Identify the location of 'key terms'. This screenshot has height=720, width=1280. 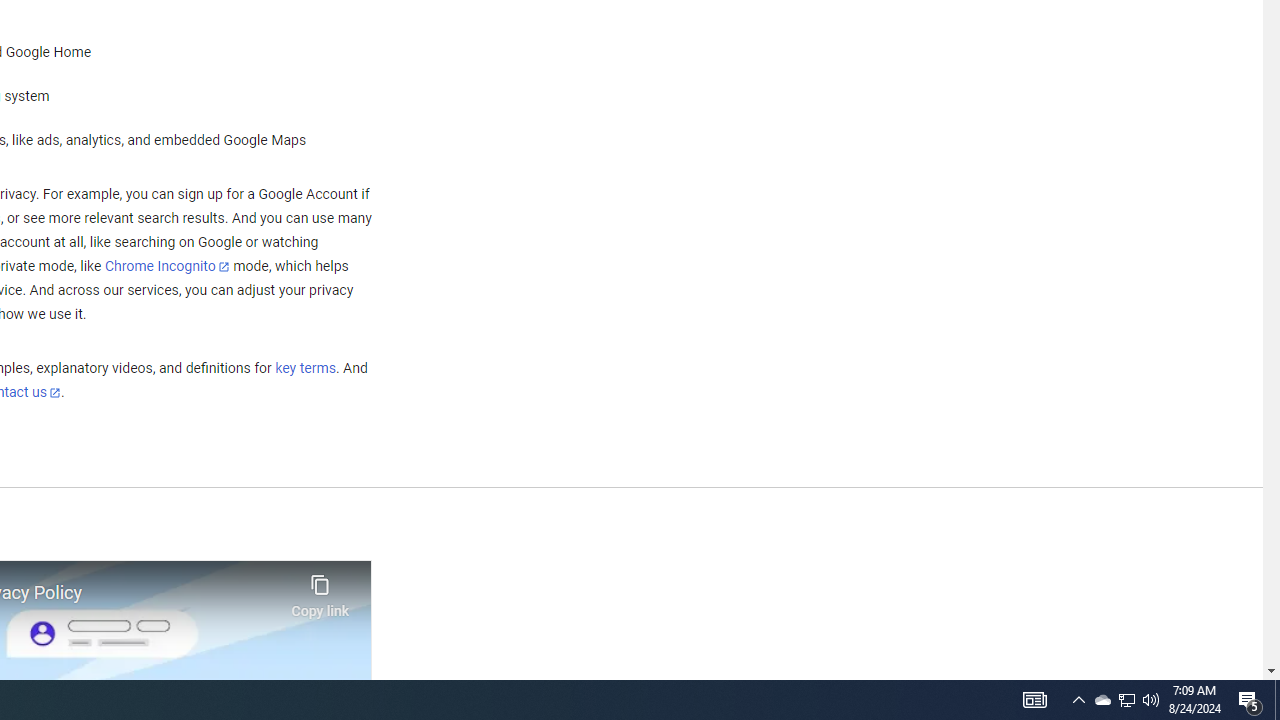
(304, 368).